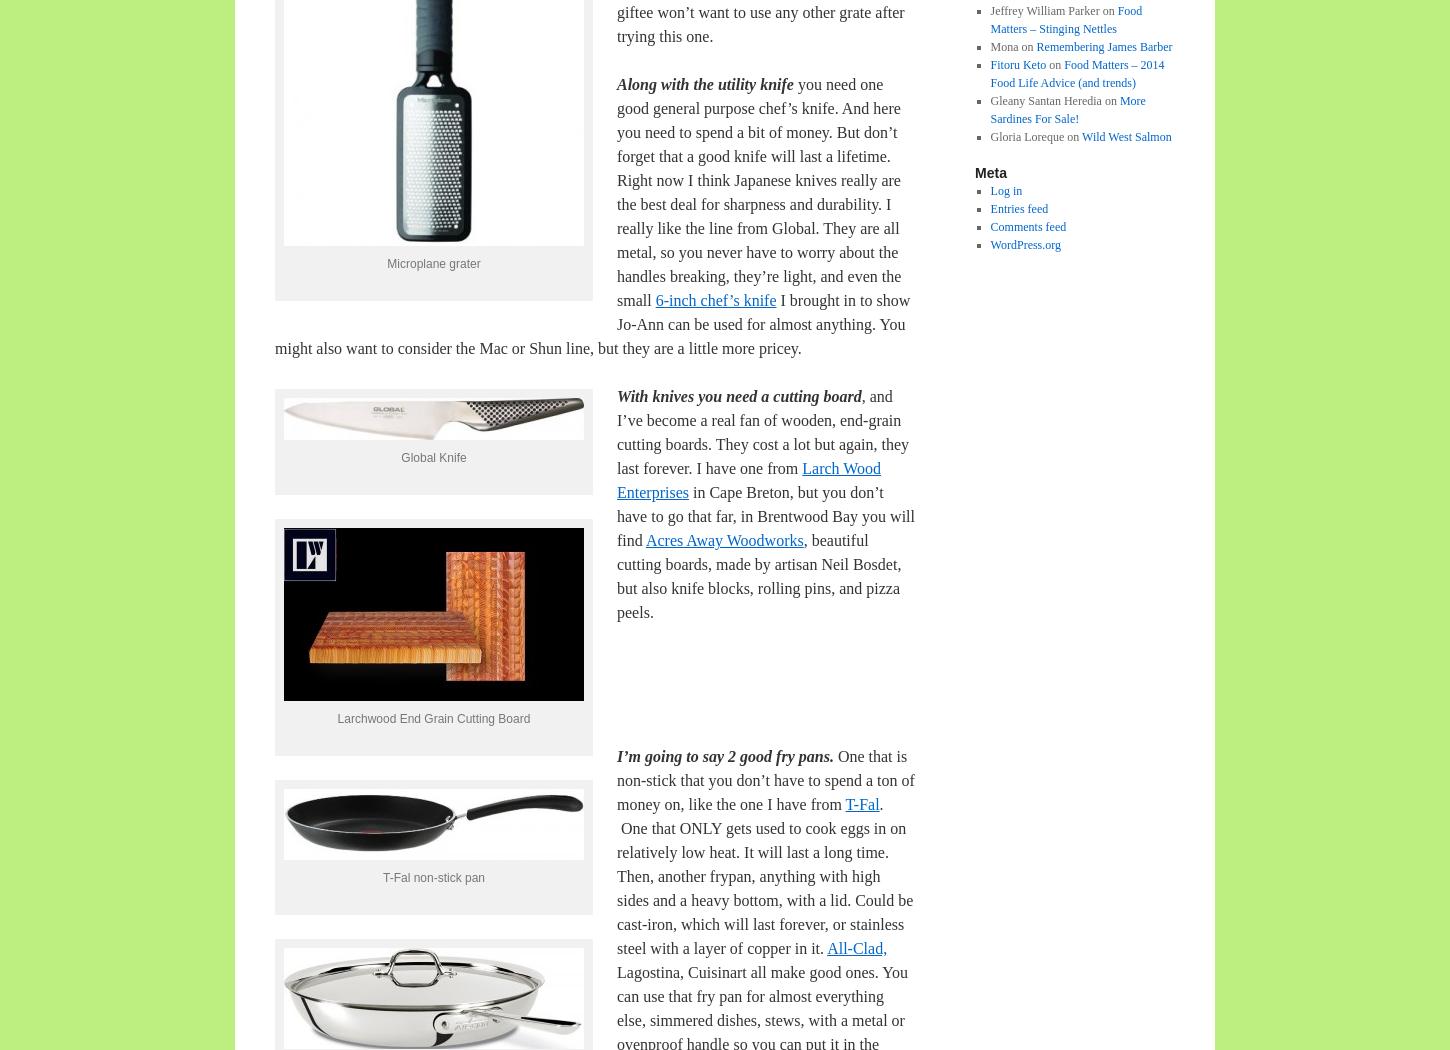 The width and height of the screenshot is (1450, 1050). What do you see at coordinates (861, 803) in the screenshot?
I see `'T-Fal'` at bounding box center [861, 803].